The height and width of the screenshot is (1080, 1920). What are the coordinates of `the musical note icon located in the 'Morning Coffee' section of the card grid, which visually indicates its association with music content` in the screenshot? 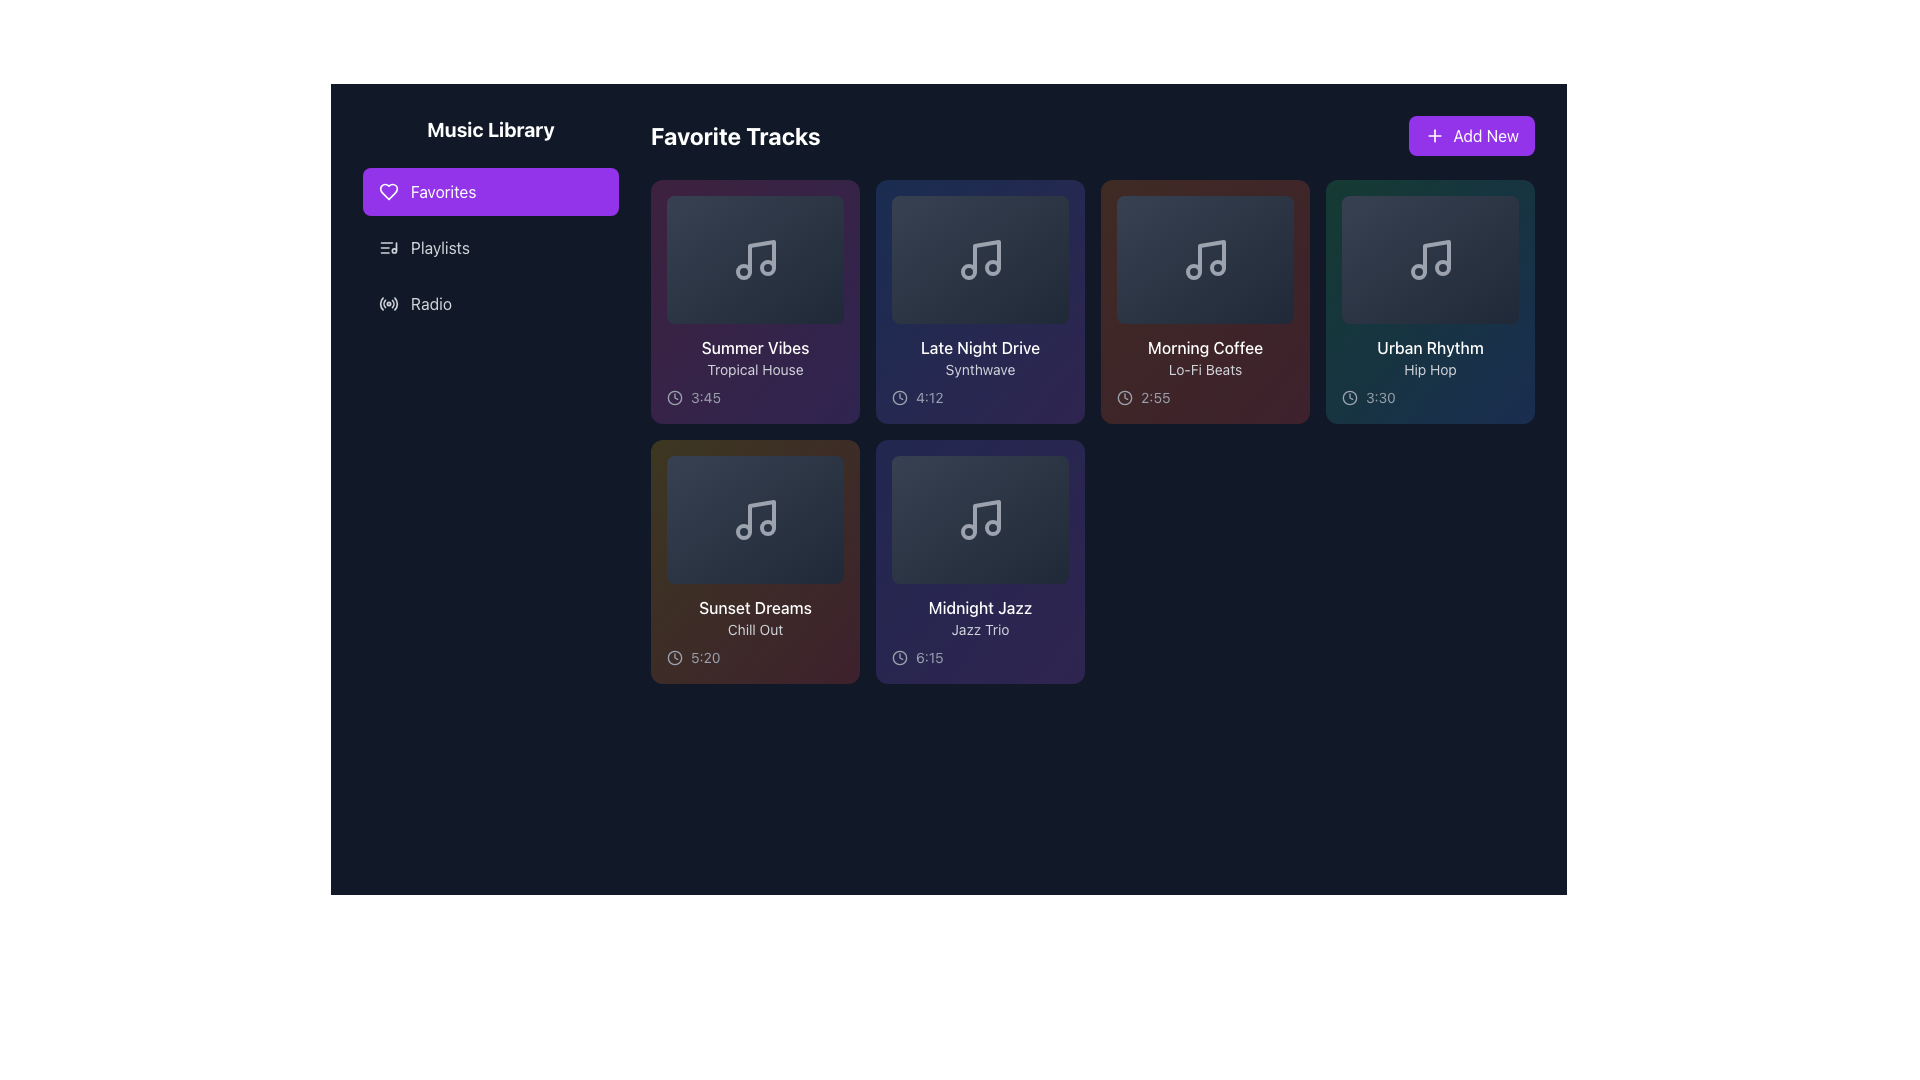 It's located at (1204, 258).